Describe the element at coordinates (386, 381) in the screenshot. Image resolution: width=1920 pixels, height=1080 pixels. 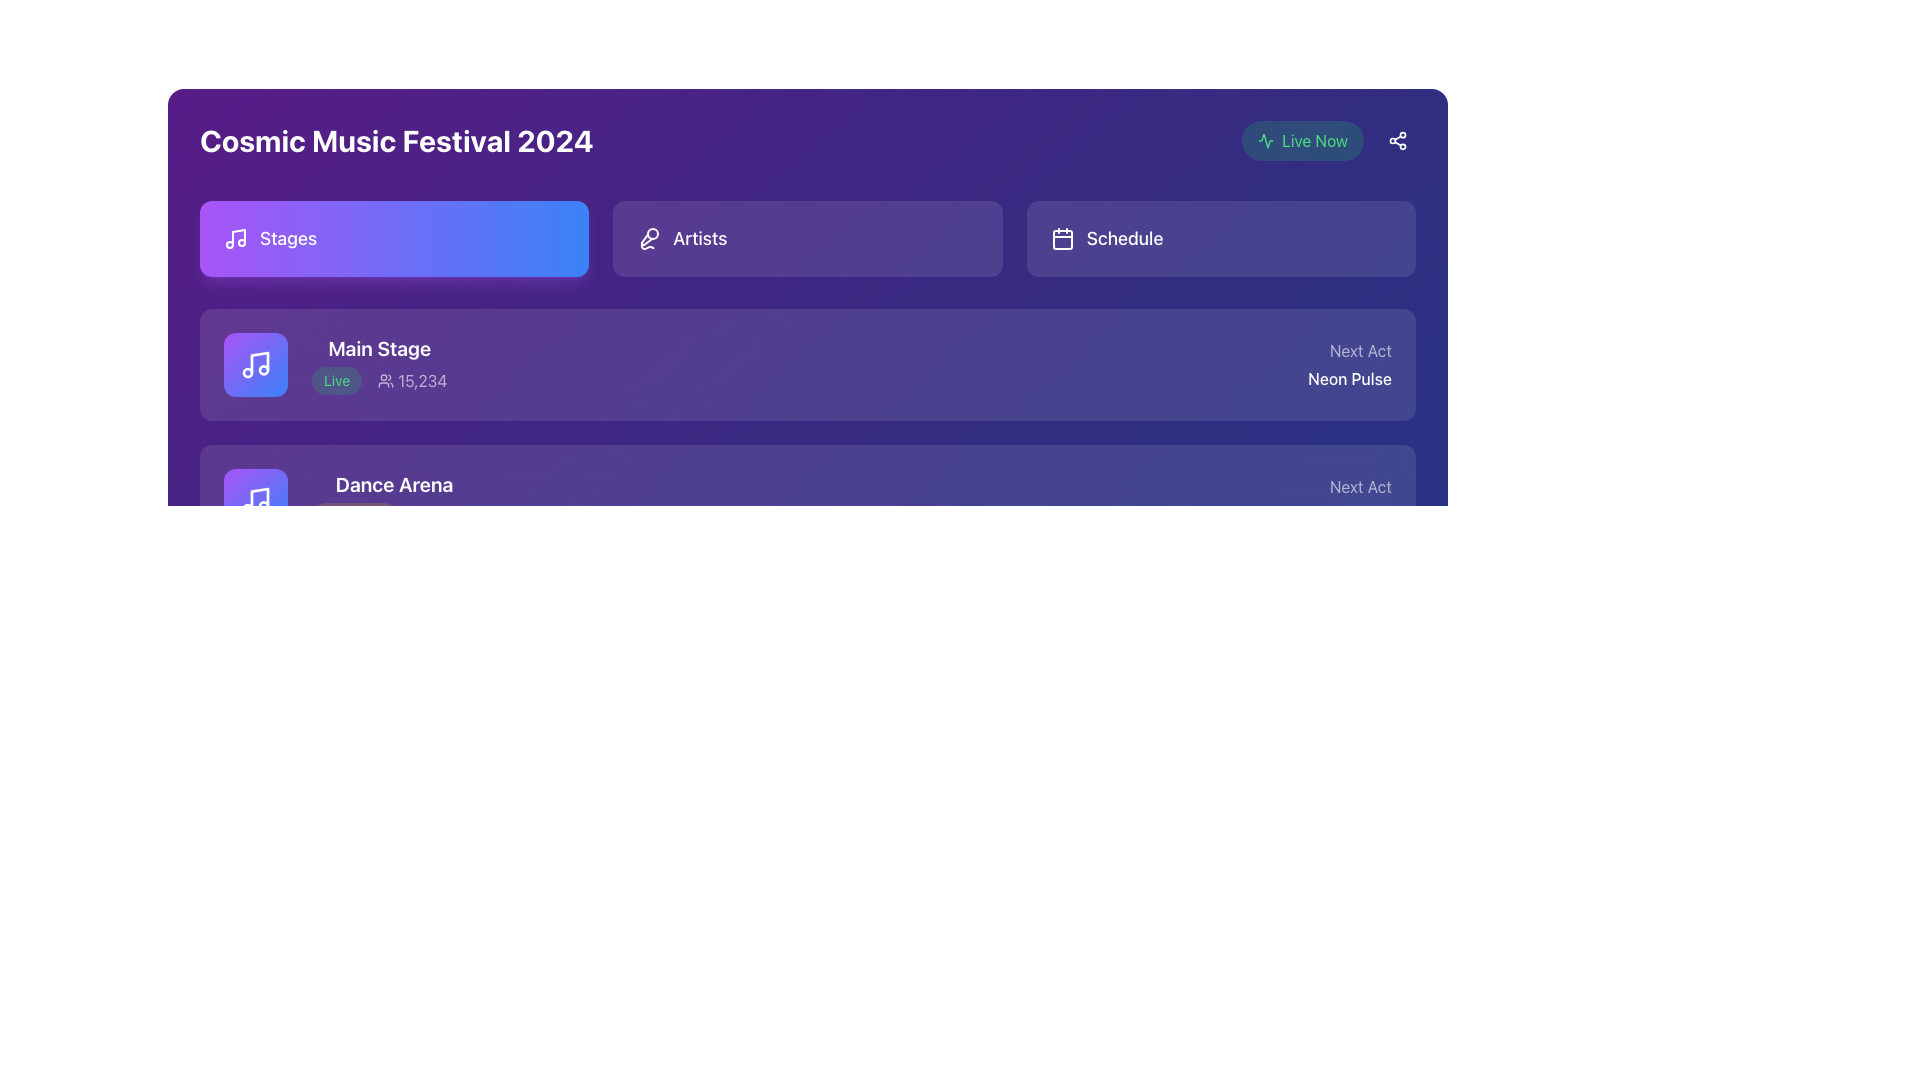
I see `the user attendance count icon located in the 'Main Stage' section, positioned to the left of the text '15,234'` at that location.